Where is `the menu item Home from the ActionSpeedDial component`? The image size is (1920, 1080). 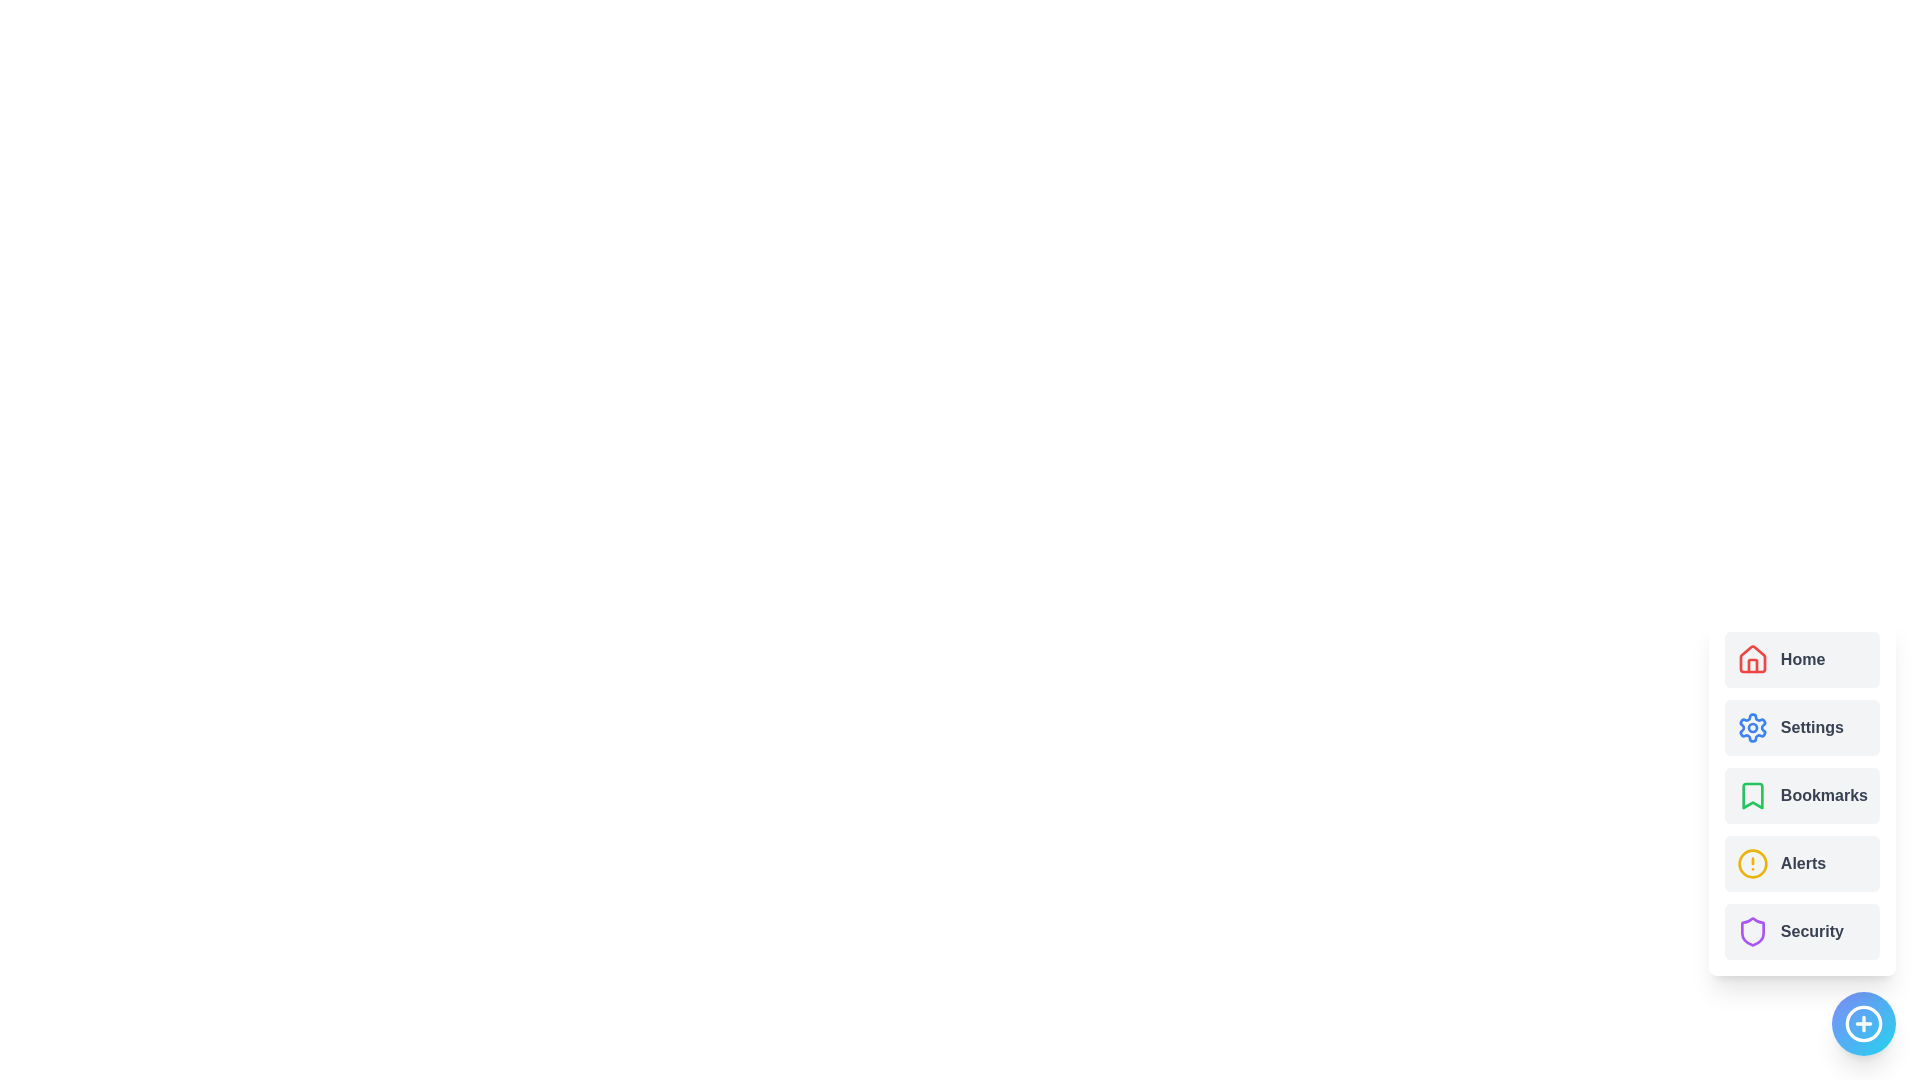
the menu item Home from the ActionSpeedDial component is located at coordinates (1801, 659).